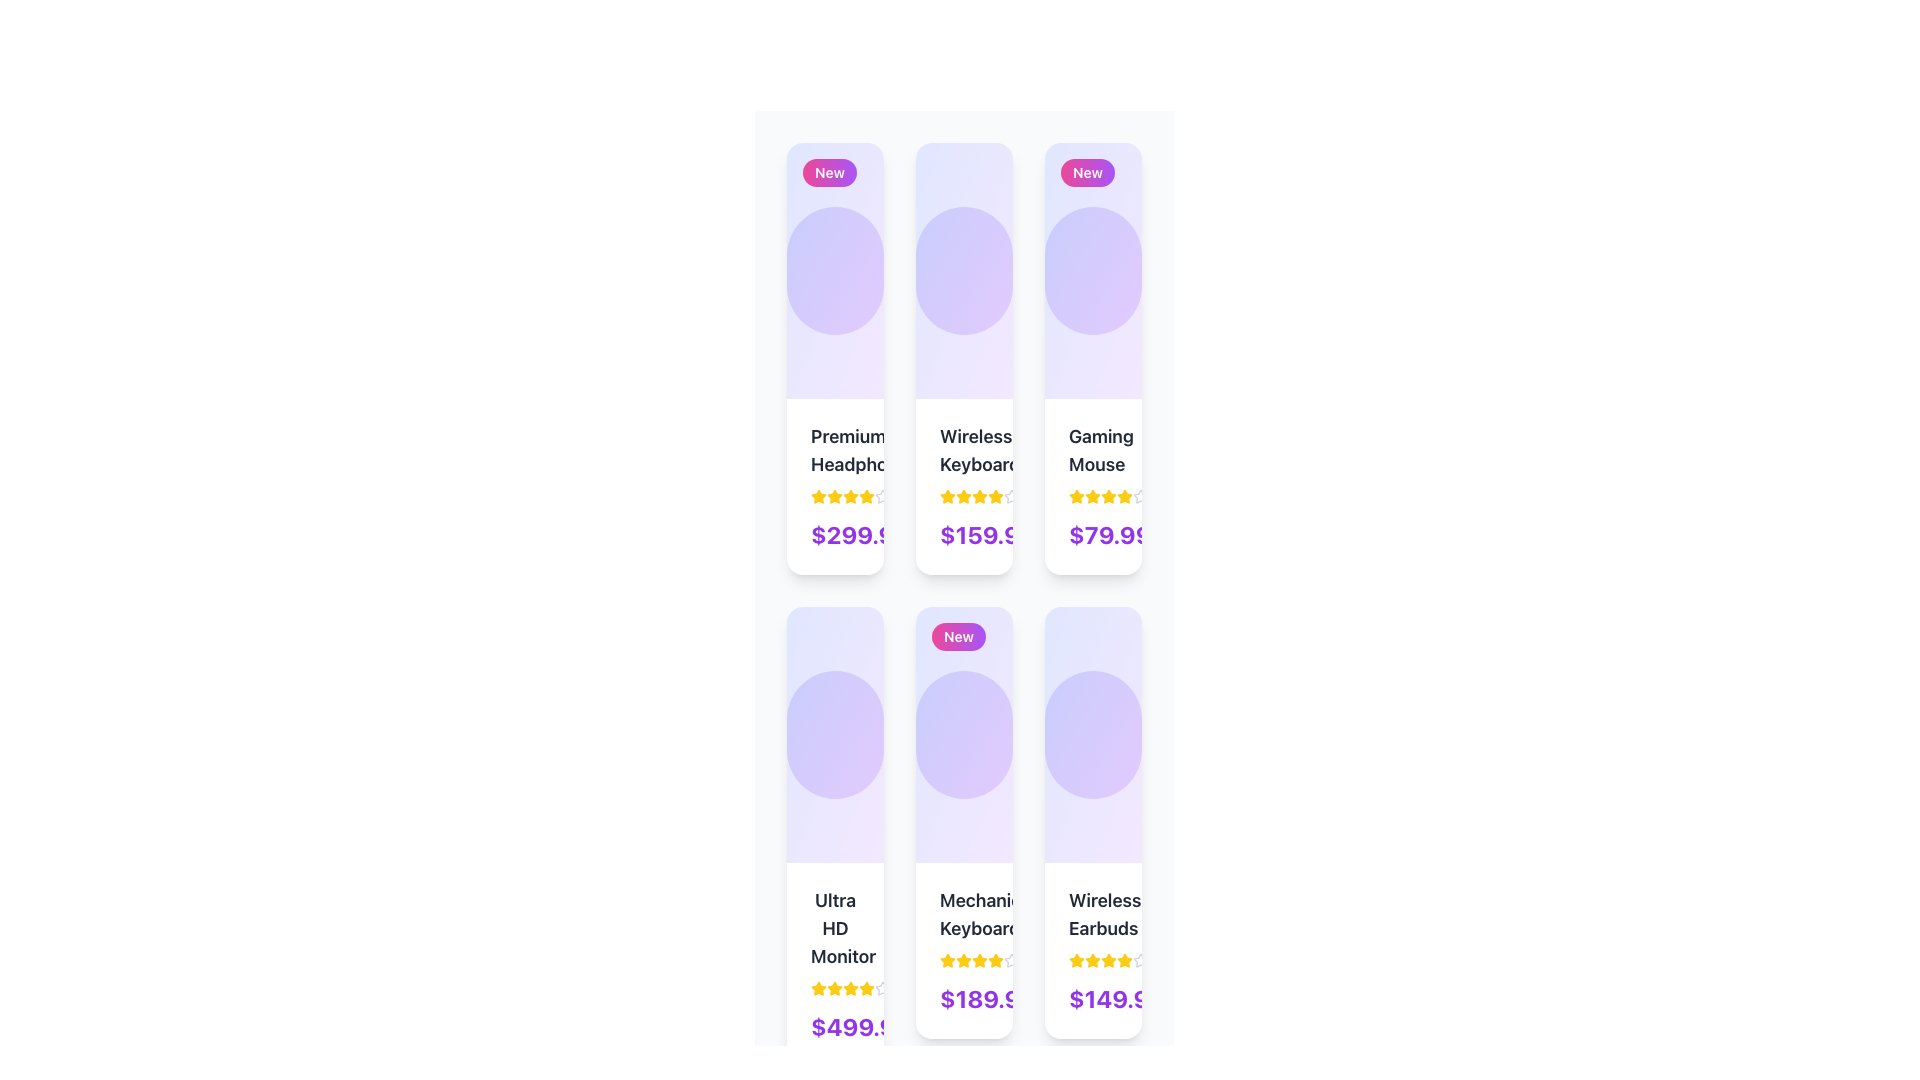 Image resolution: width=1920 pixels, height=1080 pixels. What do you see at coordinates (1092, 950) in the screenshot?
I see `the stars in the Product Information Block located in the bottom right of the layout` at bounding box center [1092, 950].